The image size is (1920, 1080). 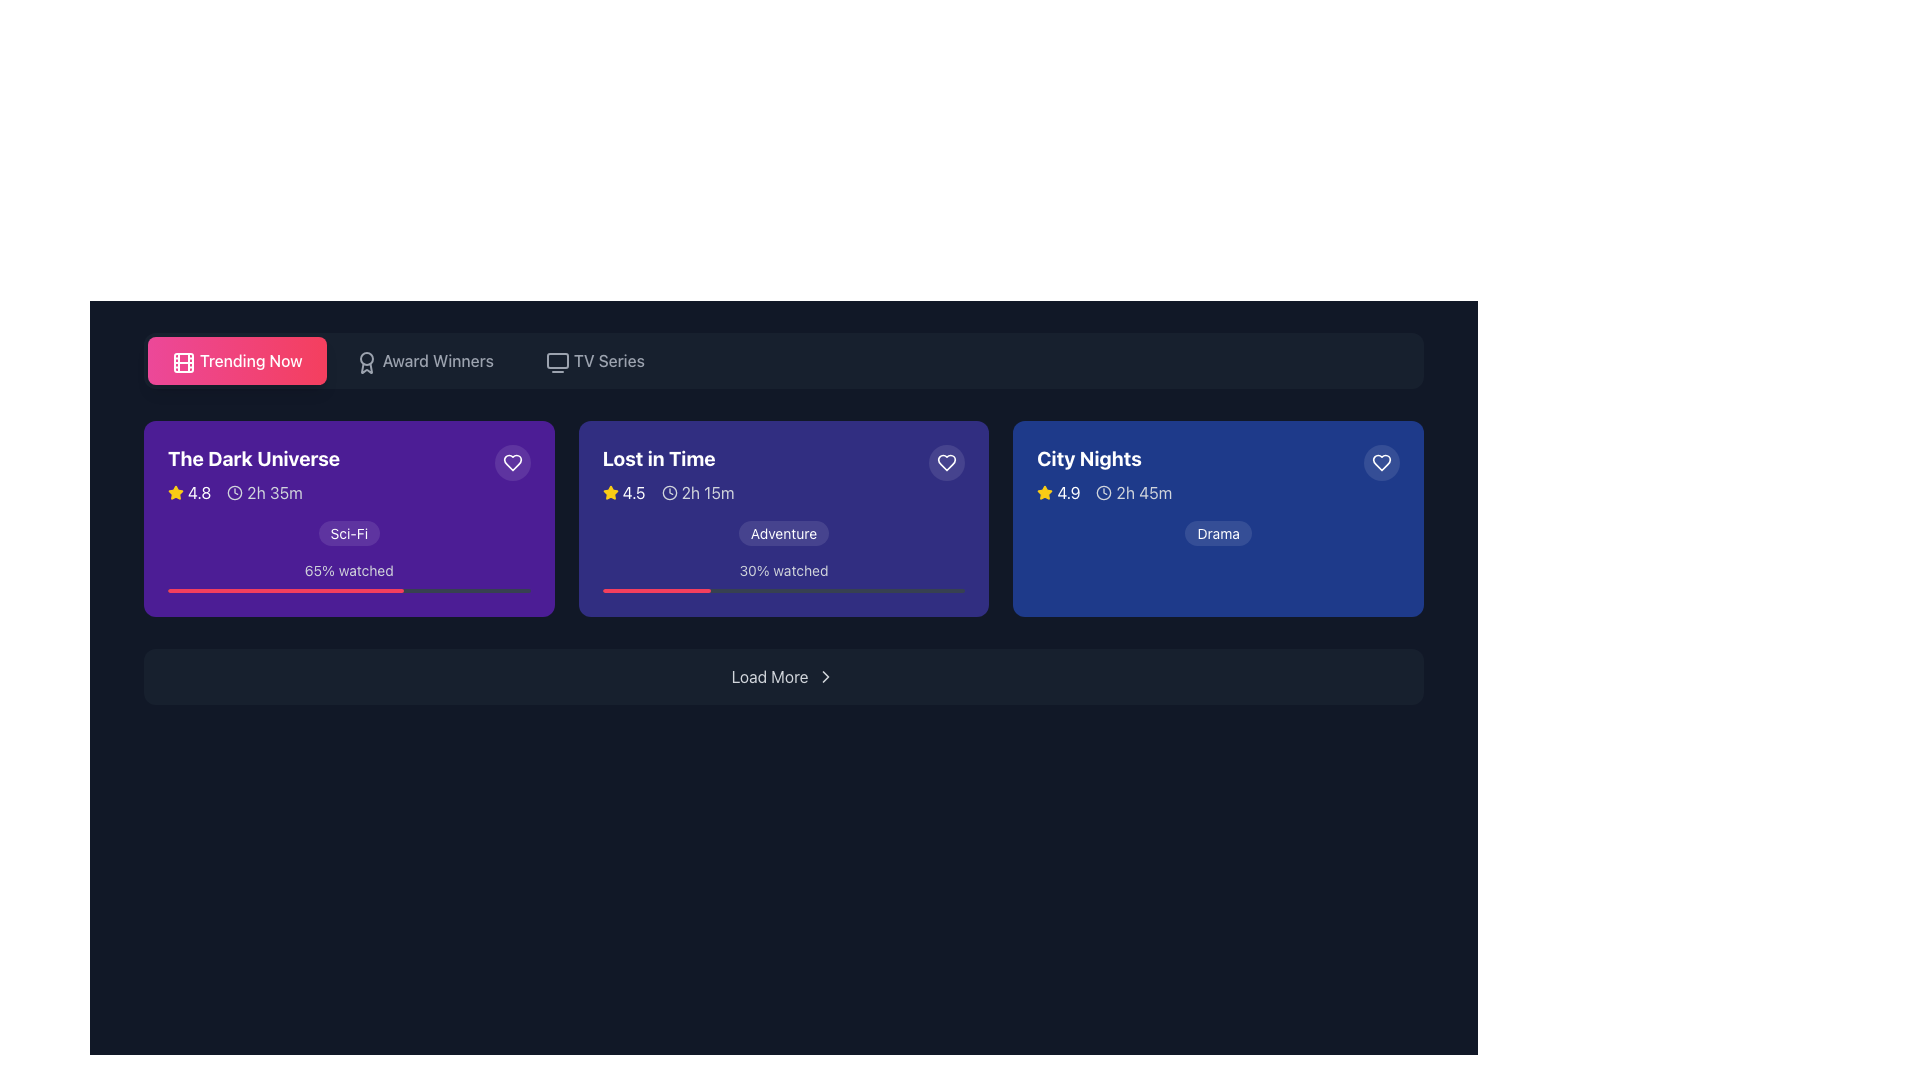 I want to click on the 'Award-Winning' menu item in the navigation bar, so click(x=436, y=361).